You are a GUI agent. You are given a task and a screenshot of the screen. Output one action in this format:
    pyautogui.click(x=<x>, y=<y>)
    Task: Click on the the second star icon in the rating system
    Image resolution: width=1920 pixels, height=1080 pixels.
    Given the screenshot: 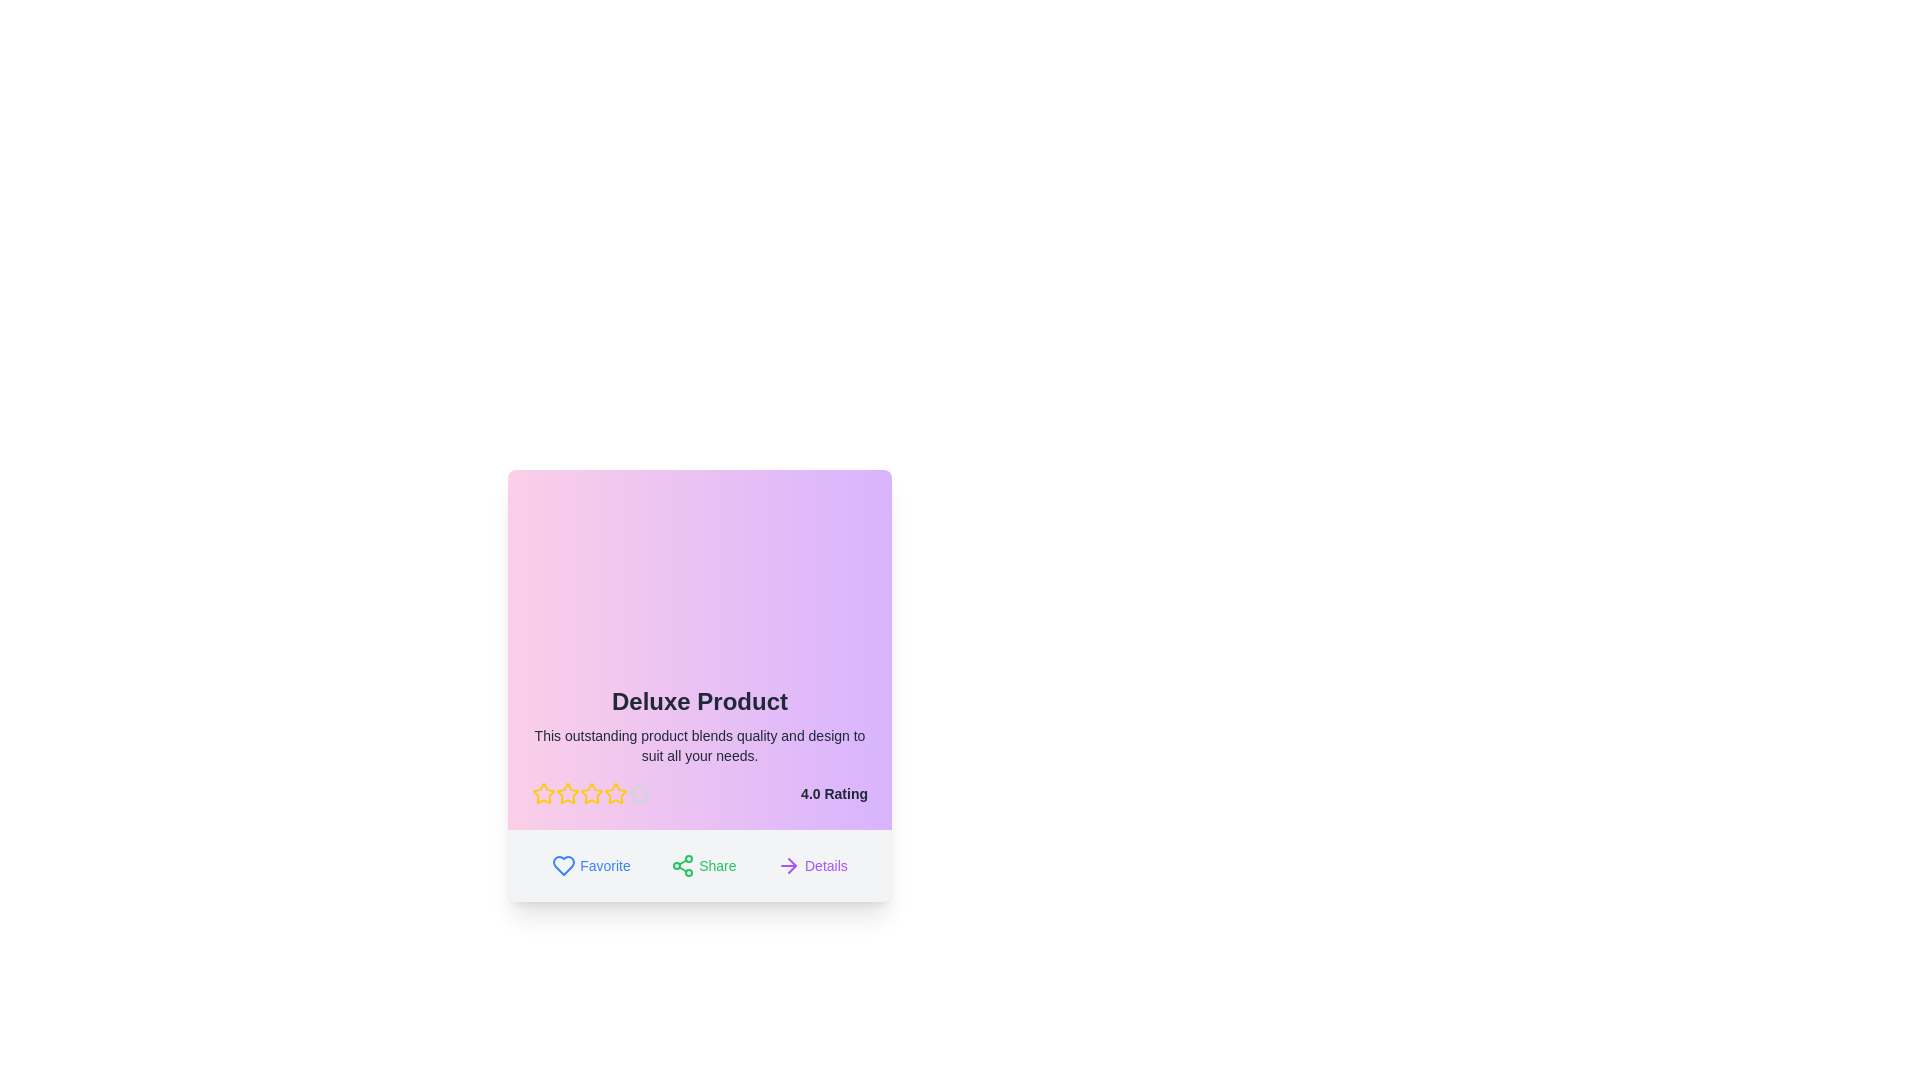 What is the action you would take?
    pyautogui.click(x=566, y=792)
    